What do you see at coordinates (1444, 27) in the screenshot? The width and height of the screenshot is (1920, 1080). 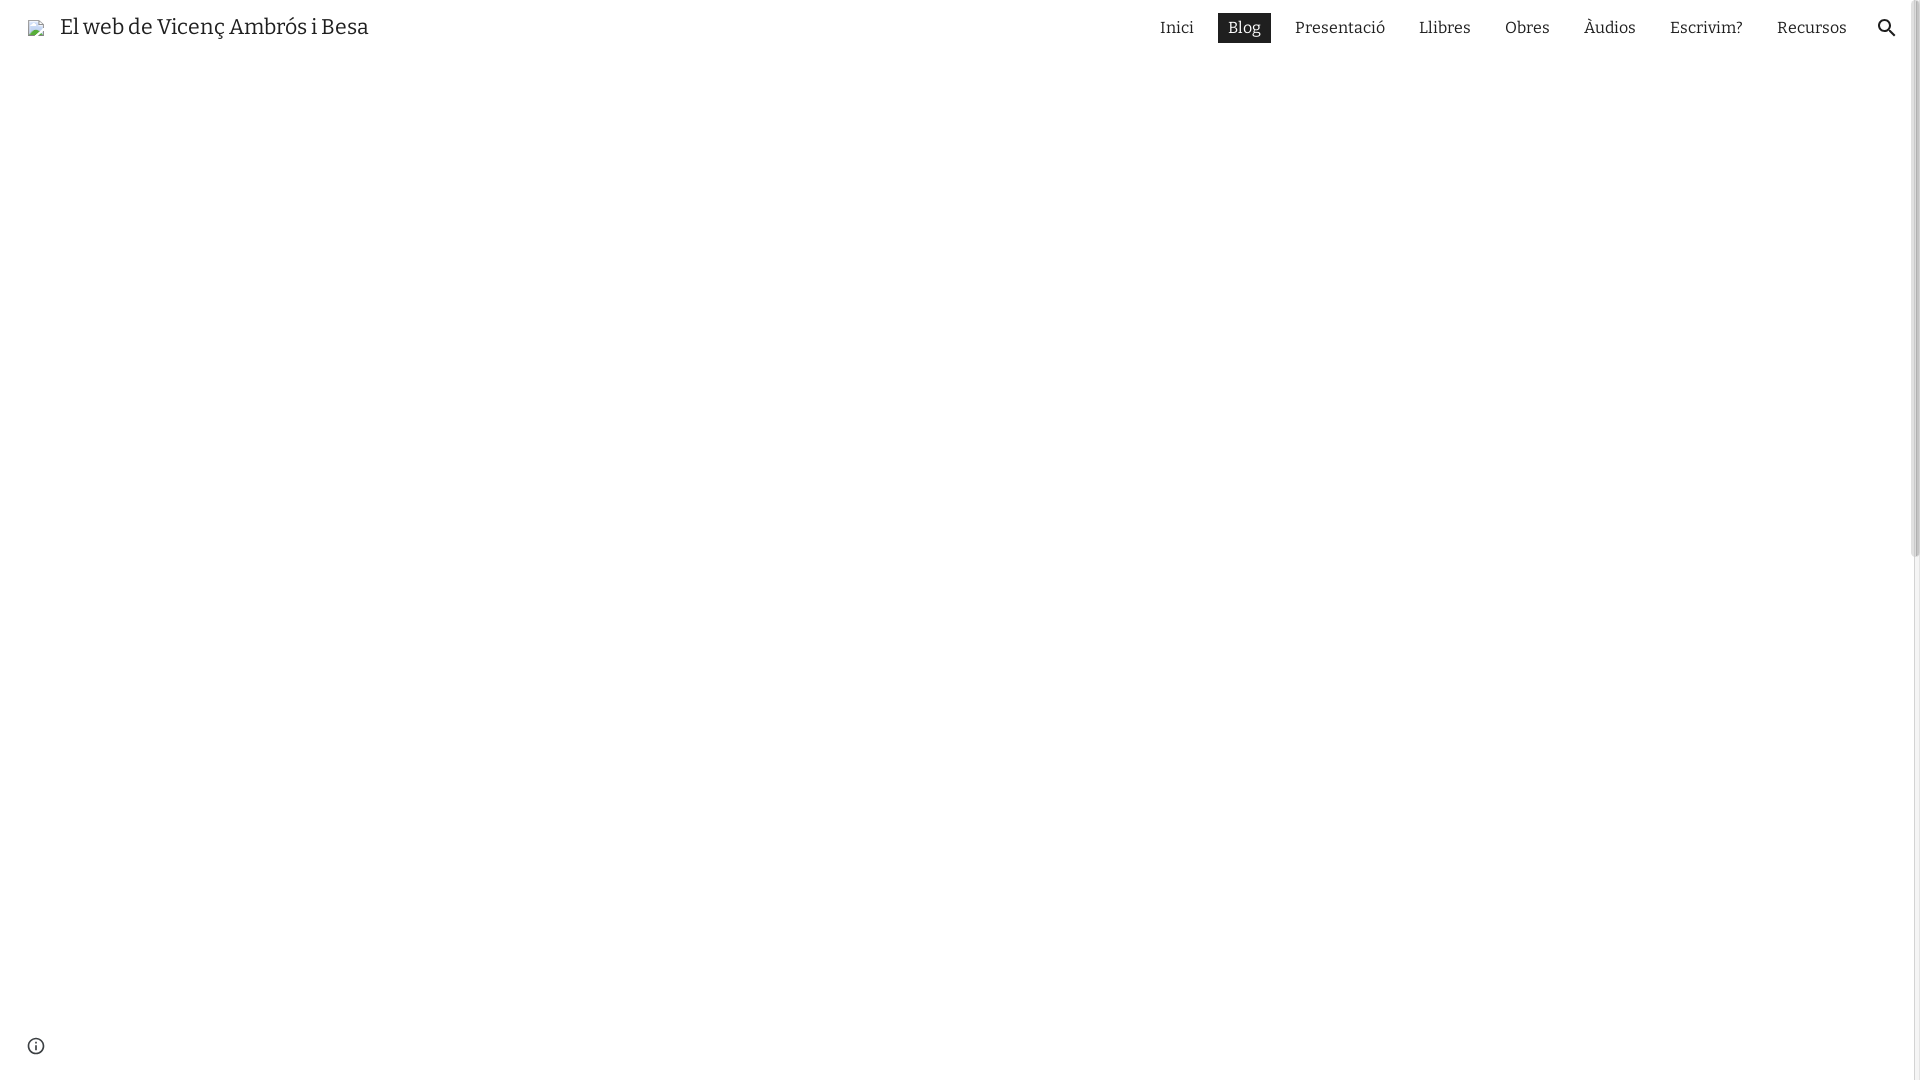 I see `'Llibres'` at bounding box center [1444, 27].